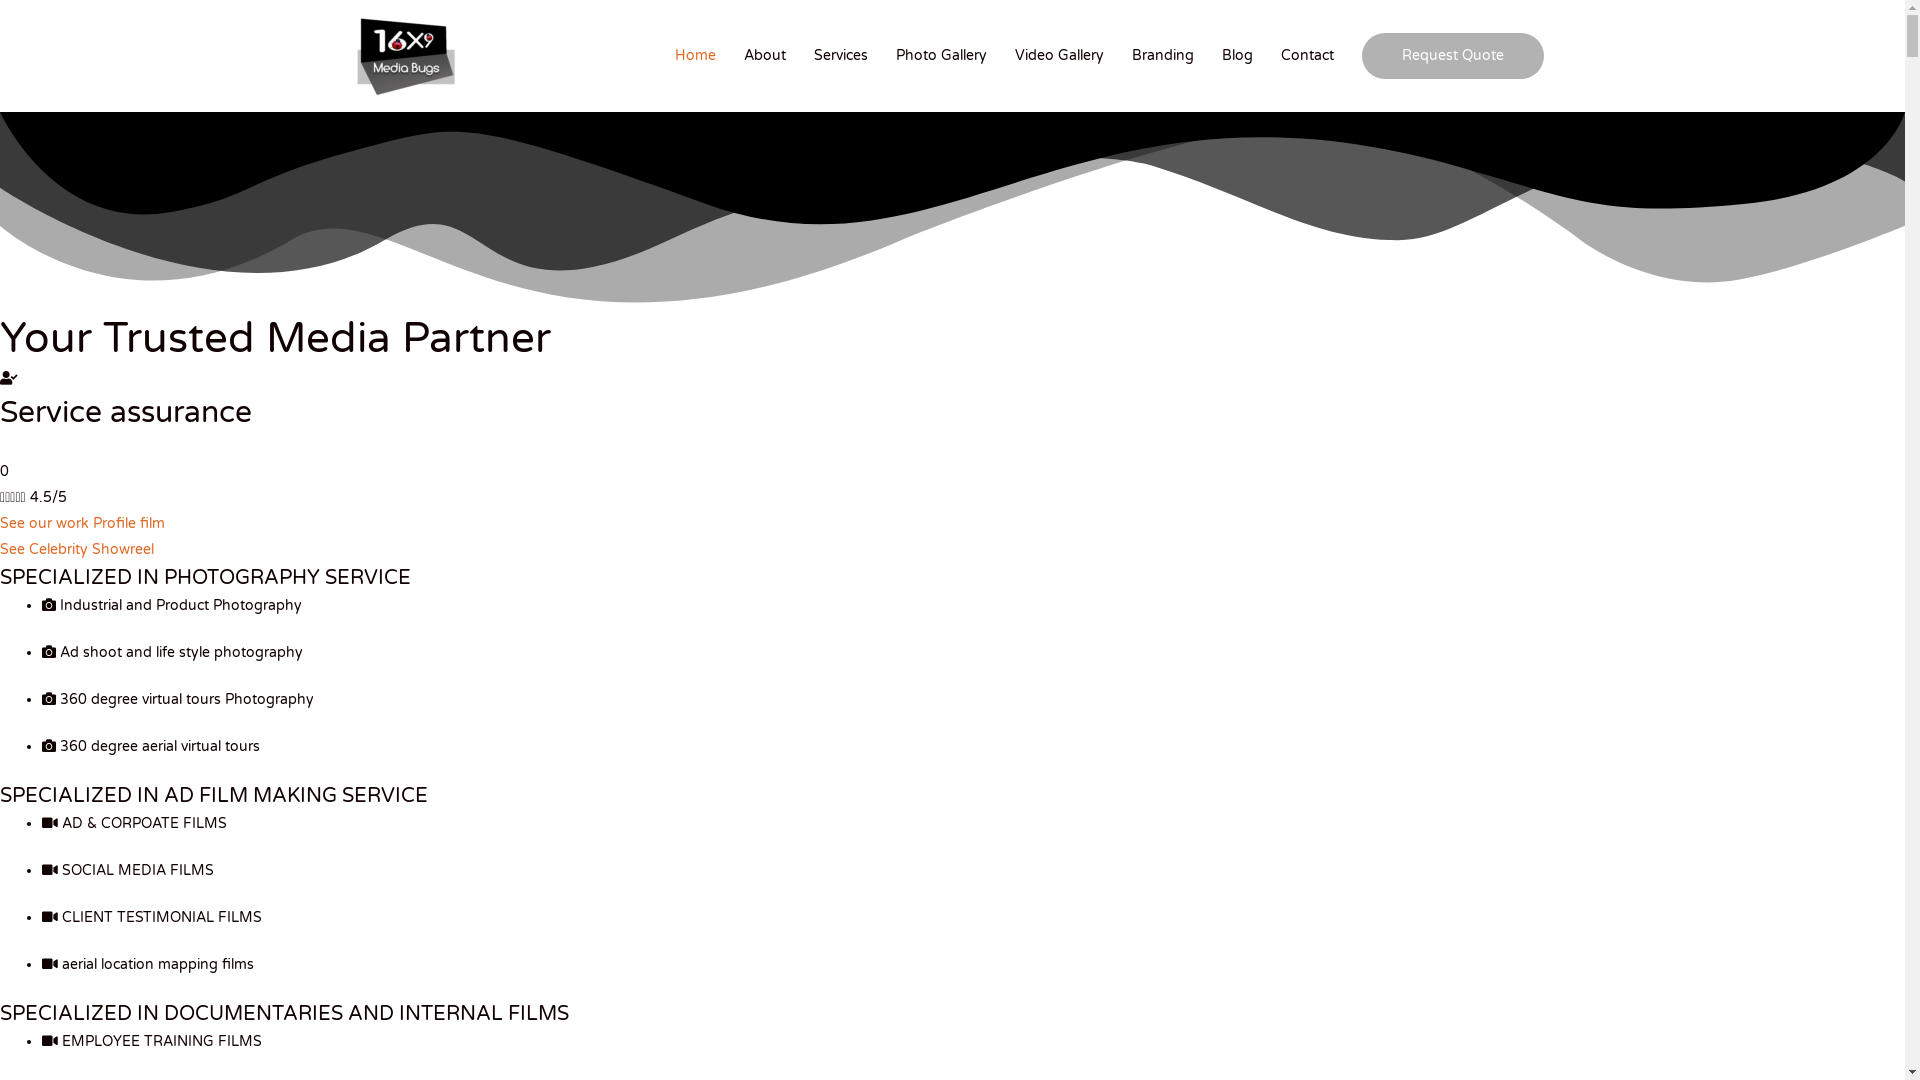 The width and height of the screenshot is (1920, 1080). Describe the element at coordinates (695, 55) in the screenshot. I see `'Home'` at that location.